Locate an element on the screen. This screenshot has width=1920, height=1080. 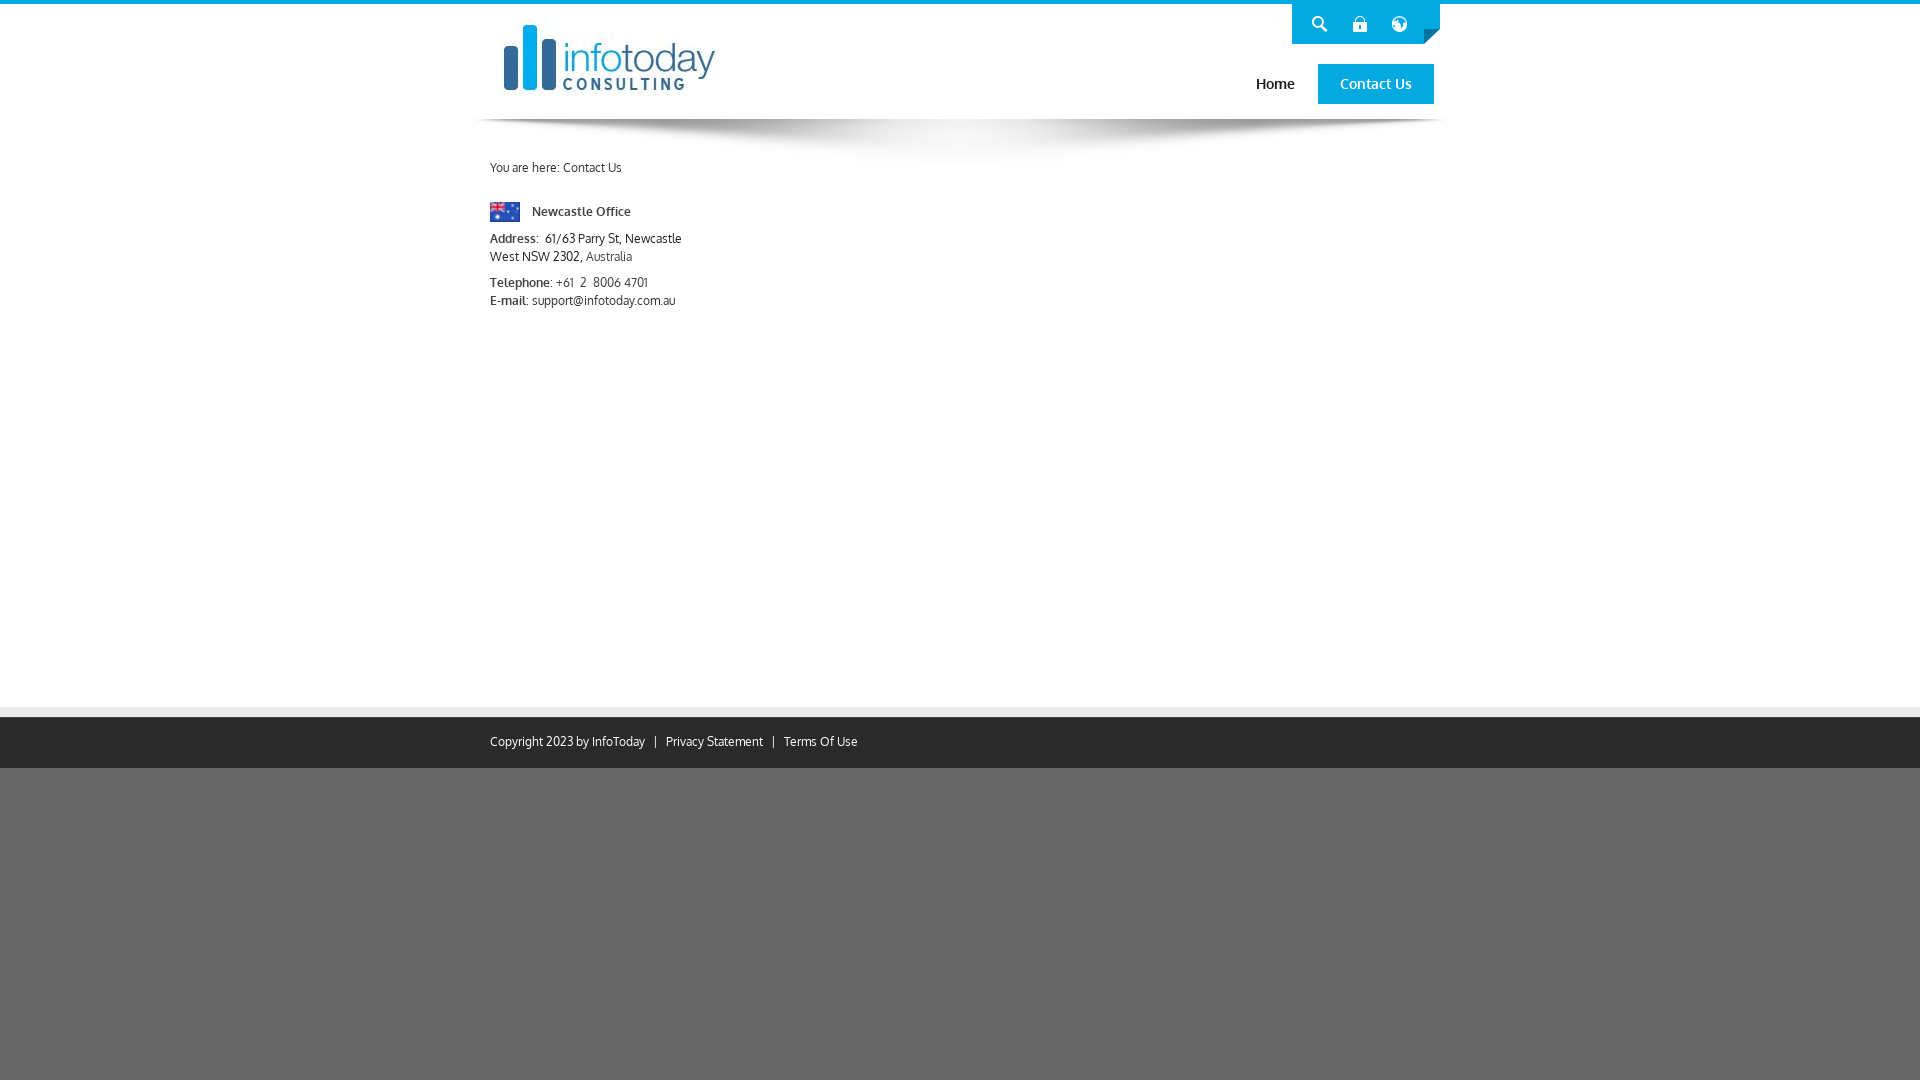
'Terms Of Use' is located at coordinates (820, 741).